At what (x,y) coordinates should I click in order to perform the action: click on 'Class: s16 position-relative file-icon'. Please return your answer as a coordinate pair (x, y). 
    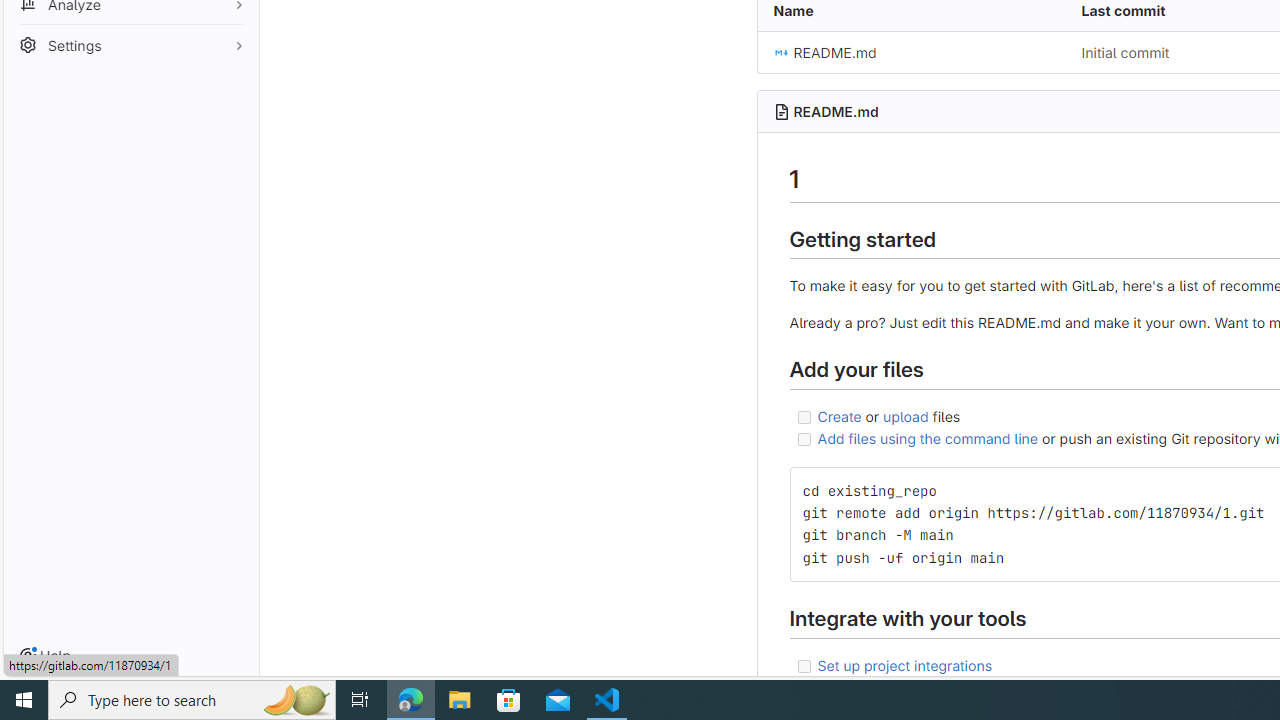
    Looking at the image, I should click on (780, 52).